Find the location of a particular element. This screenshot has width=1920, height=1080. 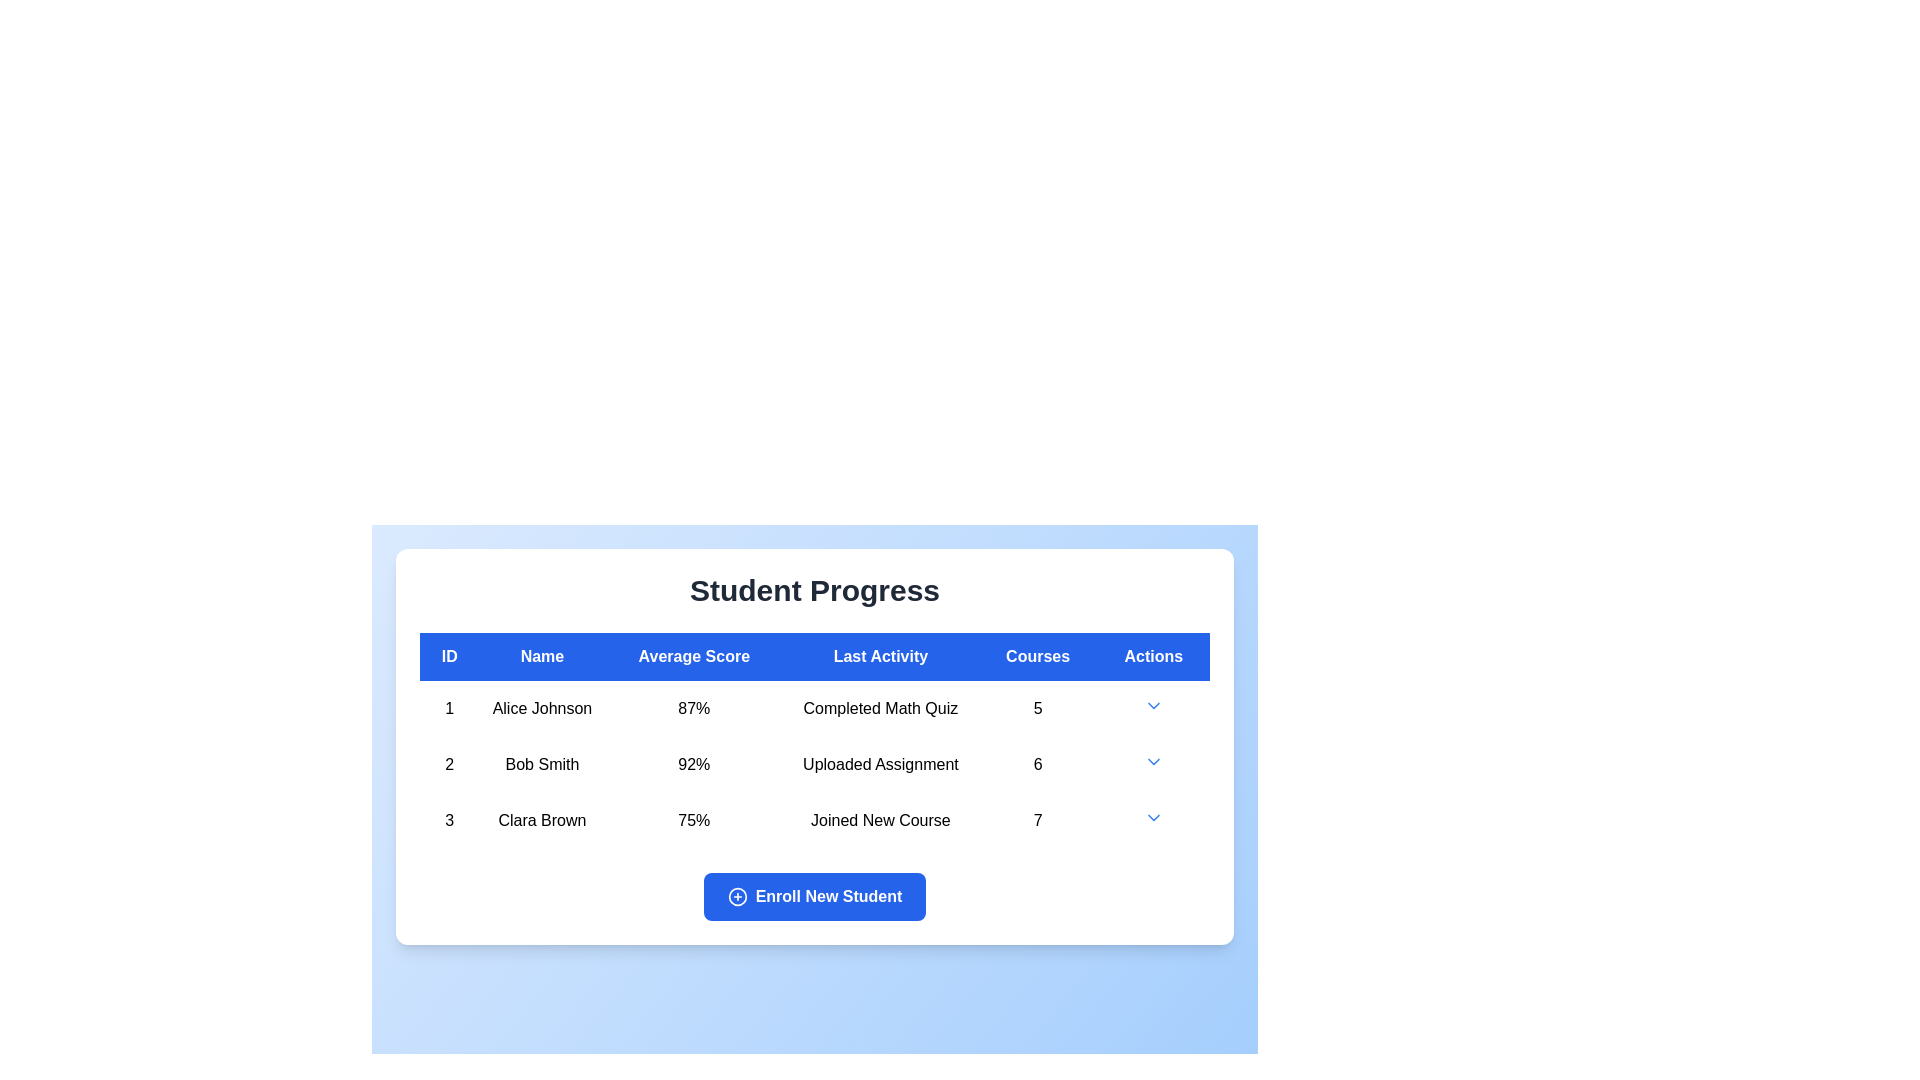

label of the first column header in the table, which indicates unique identifiers for each row is located at coordinates (448, 656).